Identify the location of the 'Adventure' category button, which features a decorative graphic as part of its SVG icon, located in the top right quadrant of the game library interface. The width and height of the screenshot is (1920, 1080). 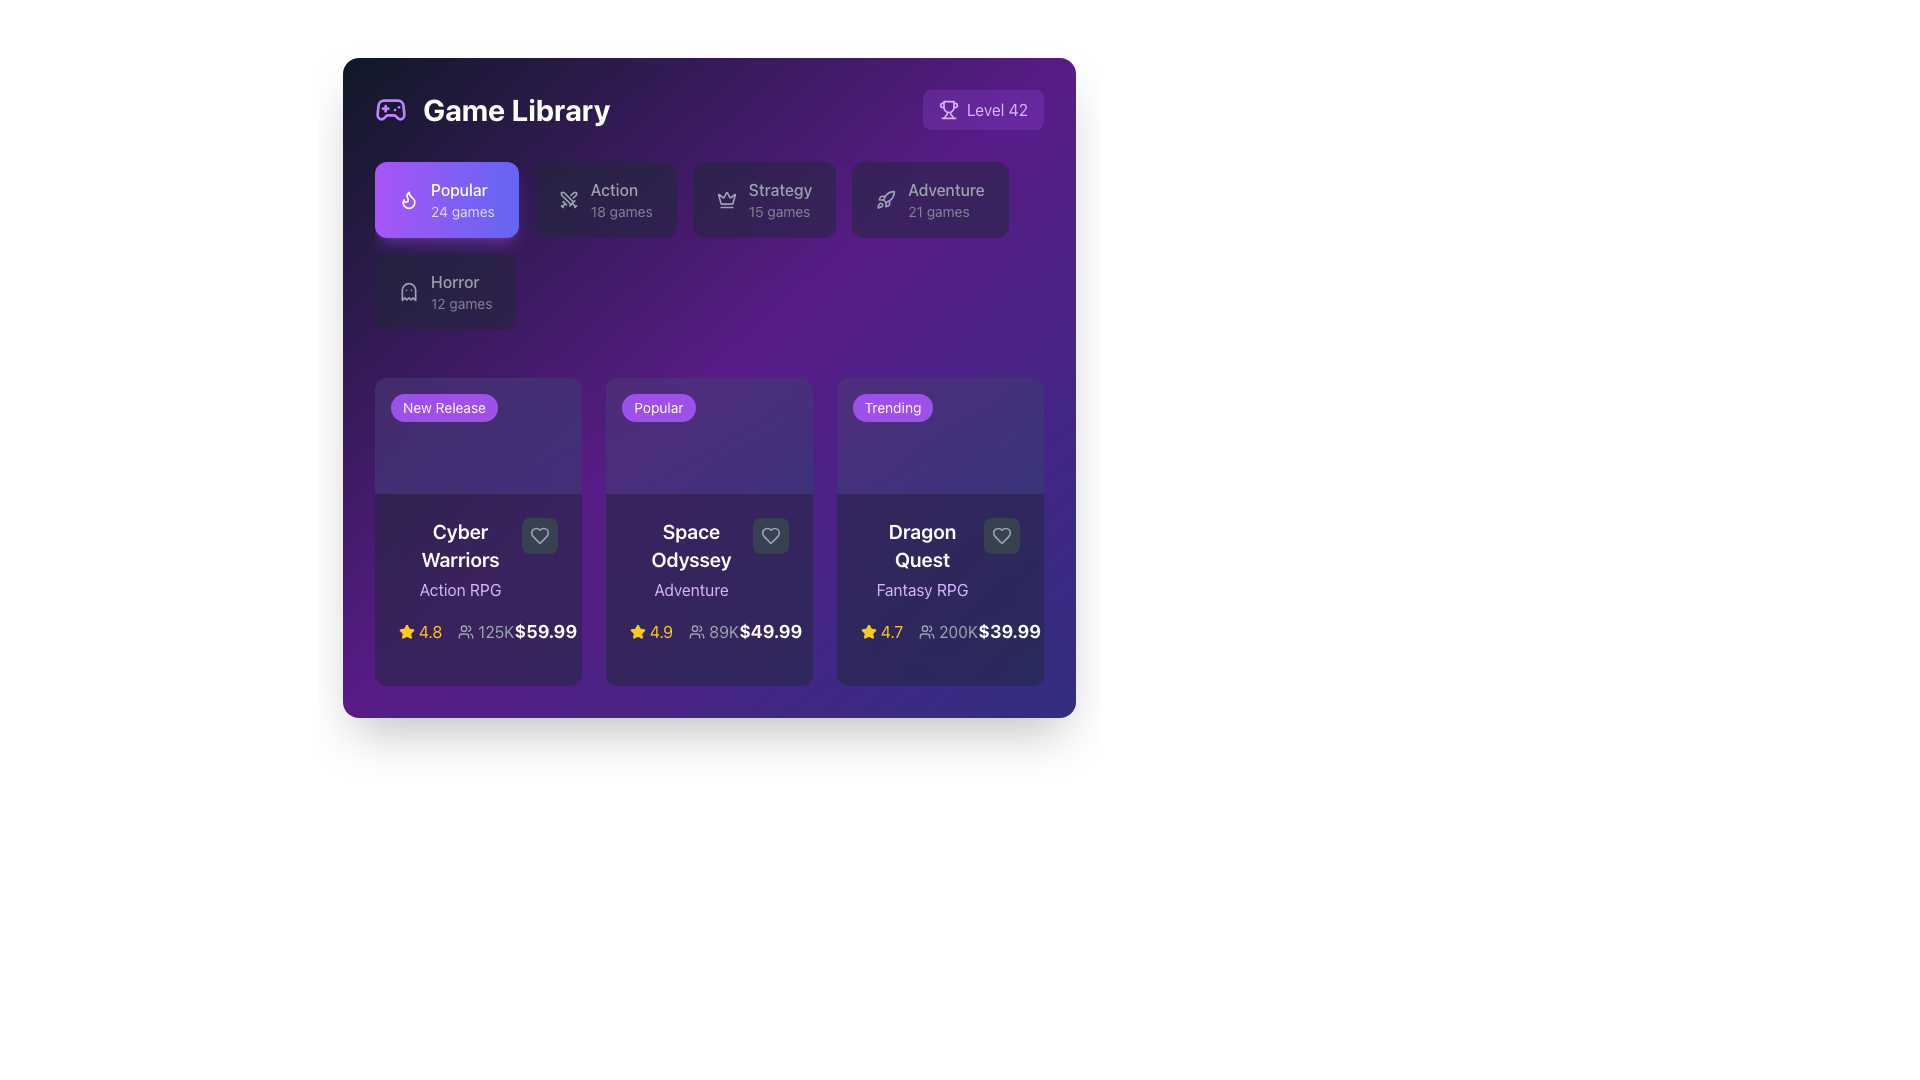
(888, 197).